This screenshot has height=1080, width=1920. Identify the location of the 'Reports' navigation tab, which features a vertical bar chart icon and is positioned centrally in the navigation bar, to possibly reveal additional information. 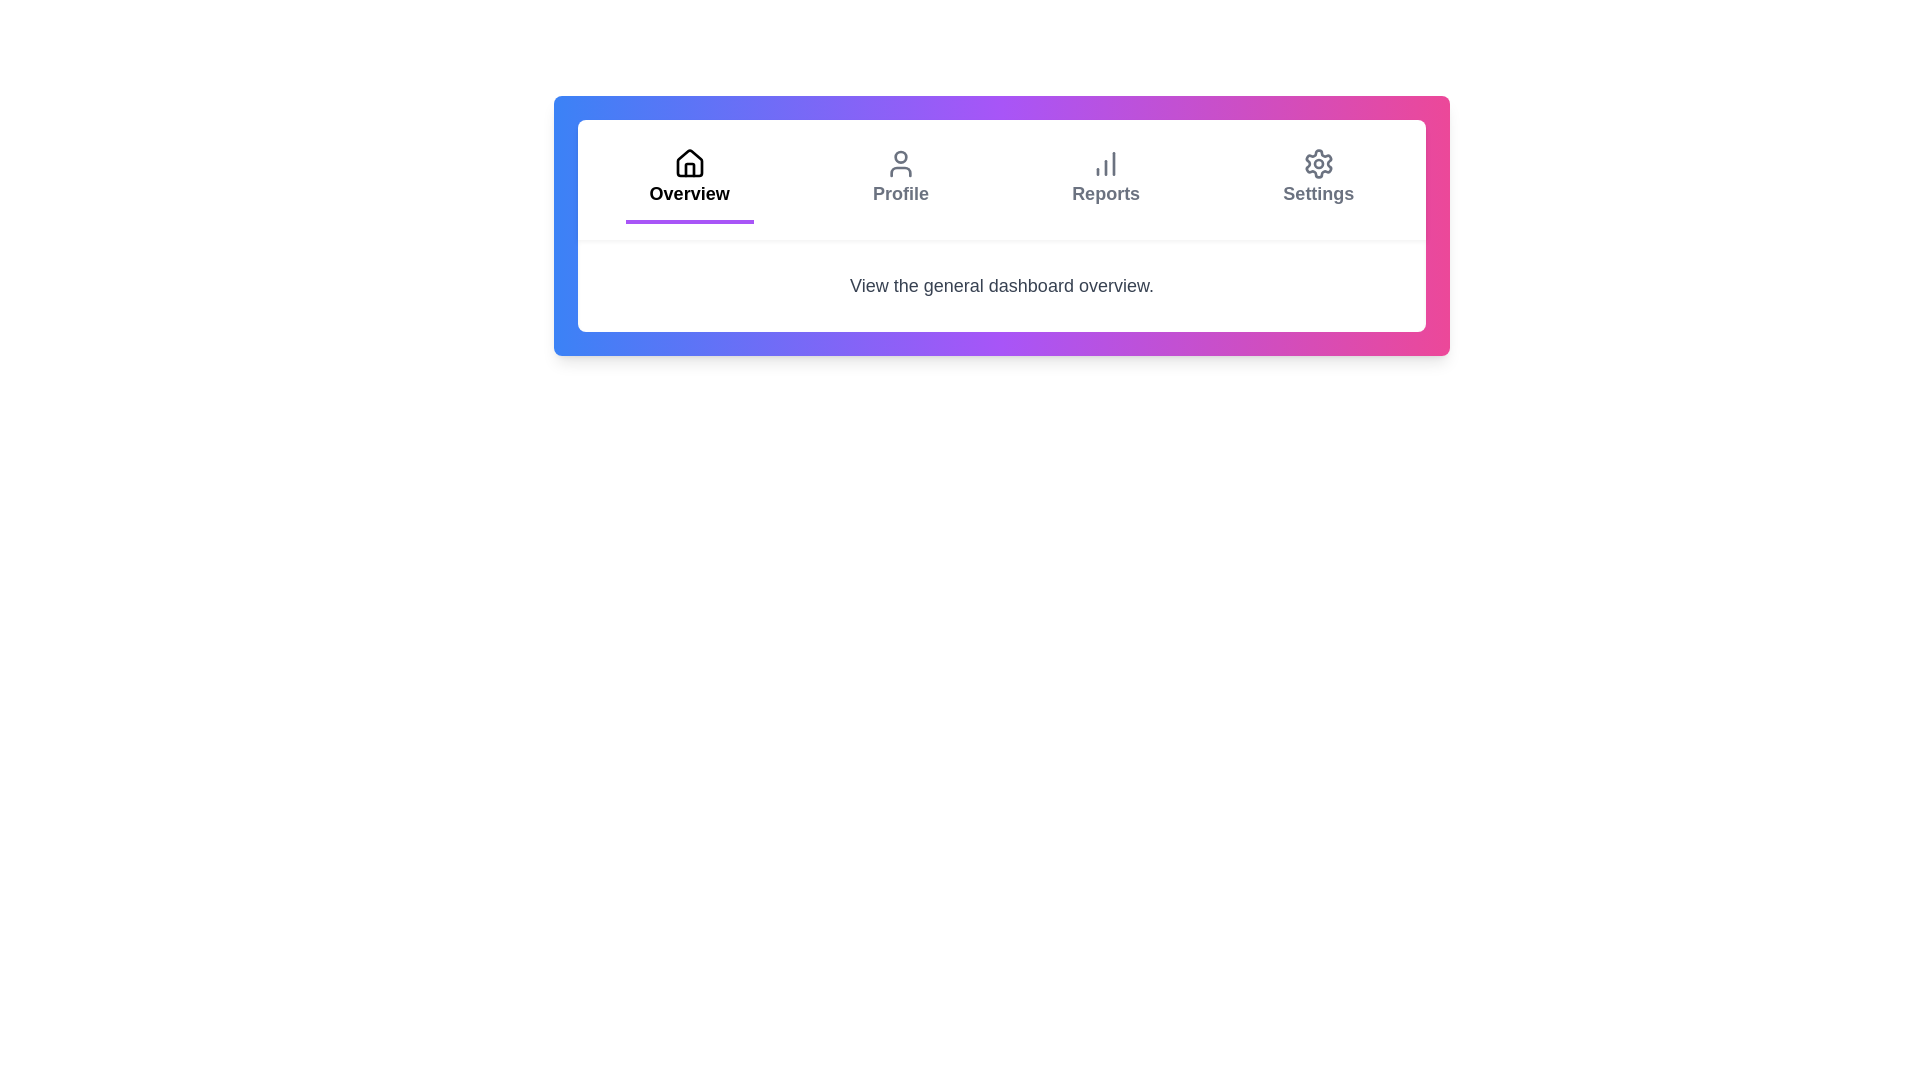
(1105, 180).